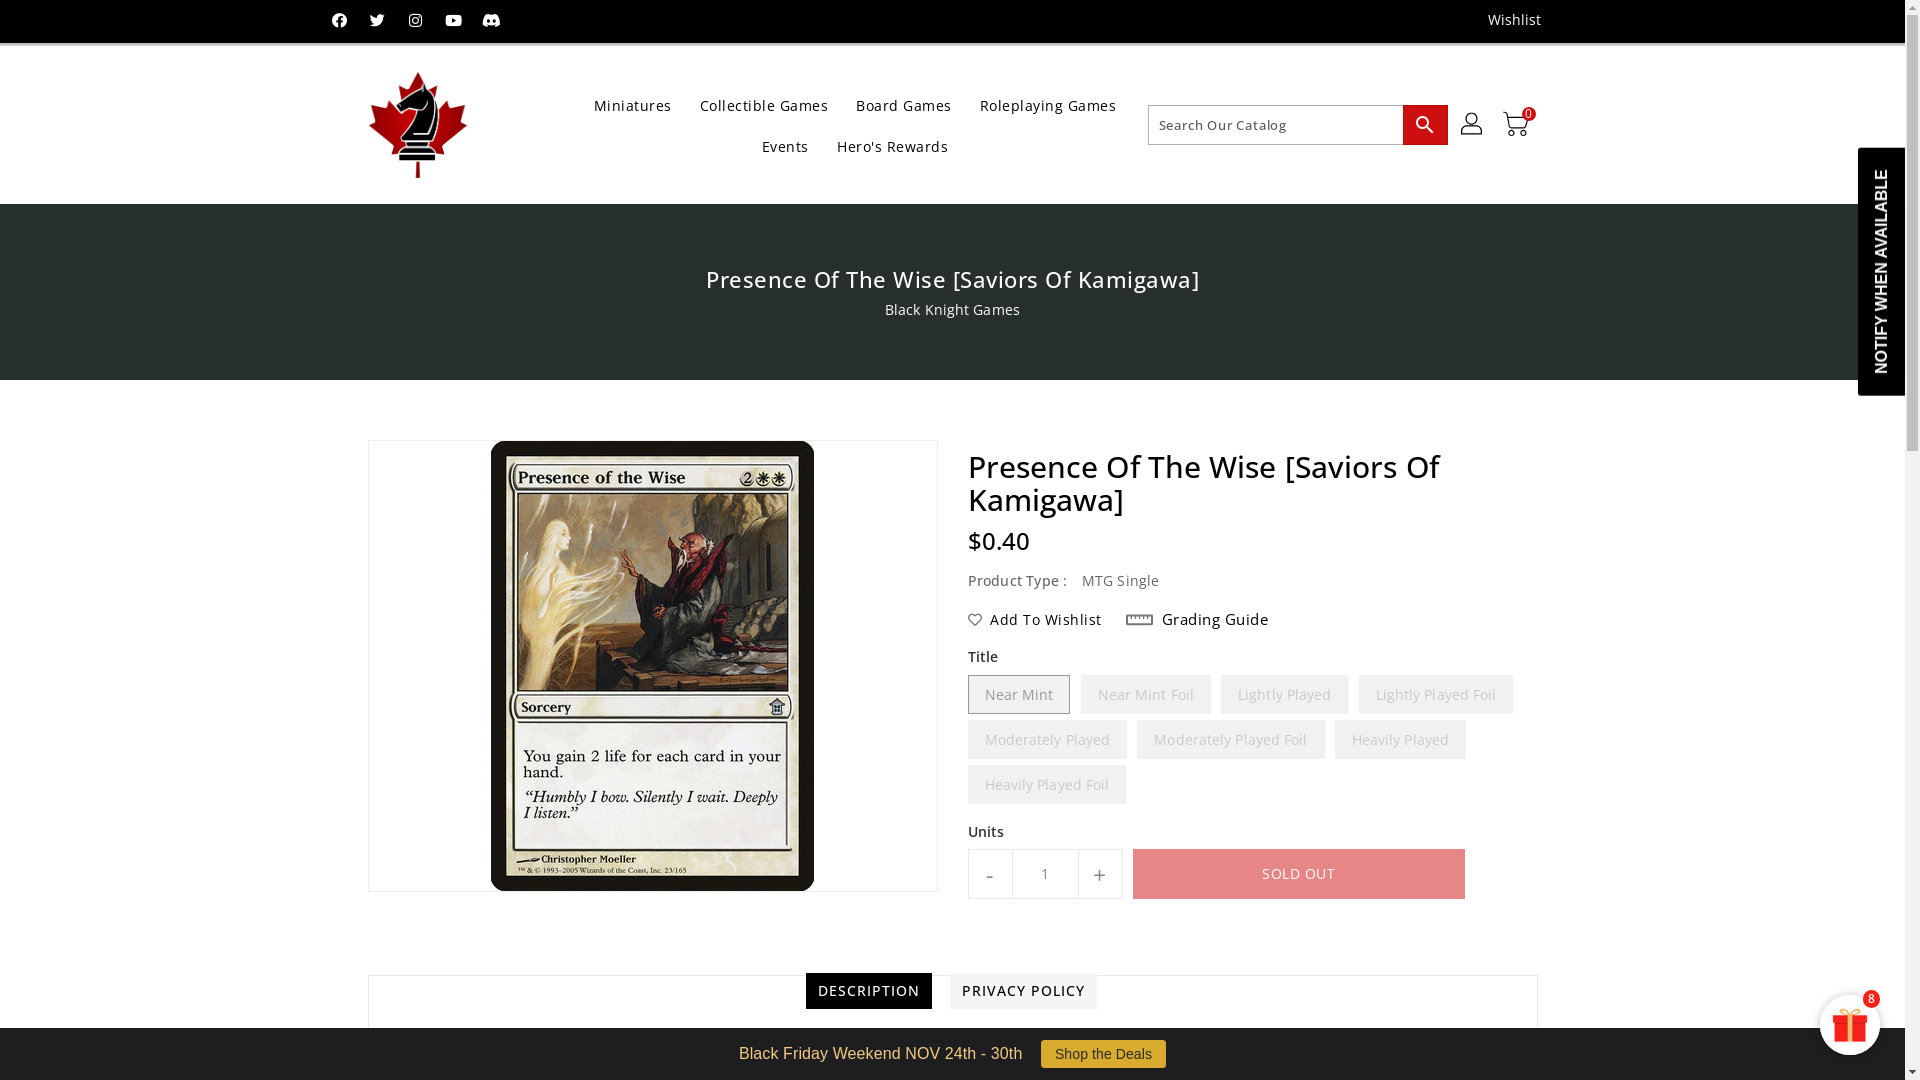 This screenshot has width=1920, height=1080. What do you see at coordinates (1035, 619) in the screenshot?
I see `'Add To Wishlist'` at bounding box center [1035, 619].